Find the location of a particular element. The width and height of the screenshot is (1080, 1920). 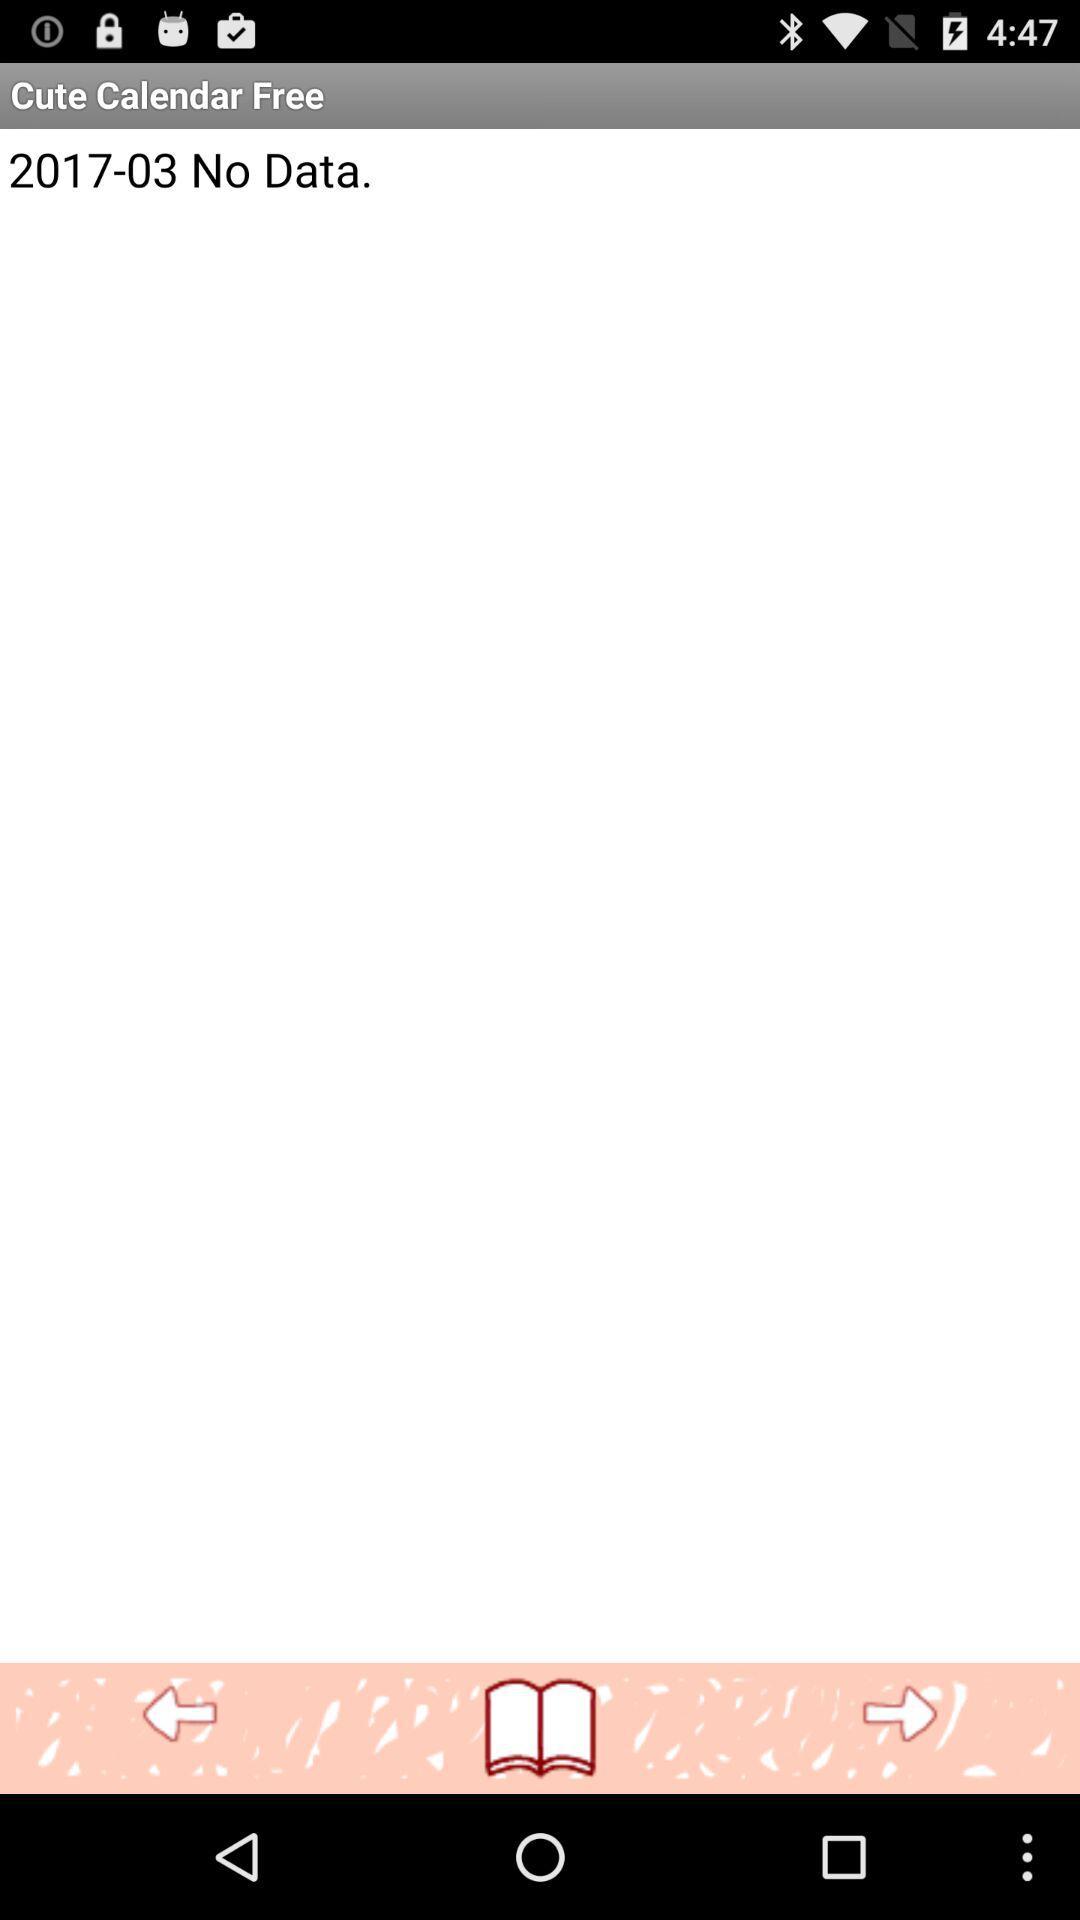

icon below 2017 03 no item is located at coordinates (540, 1727).